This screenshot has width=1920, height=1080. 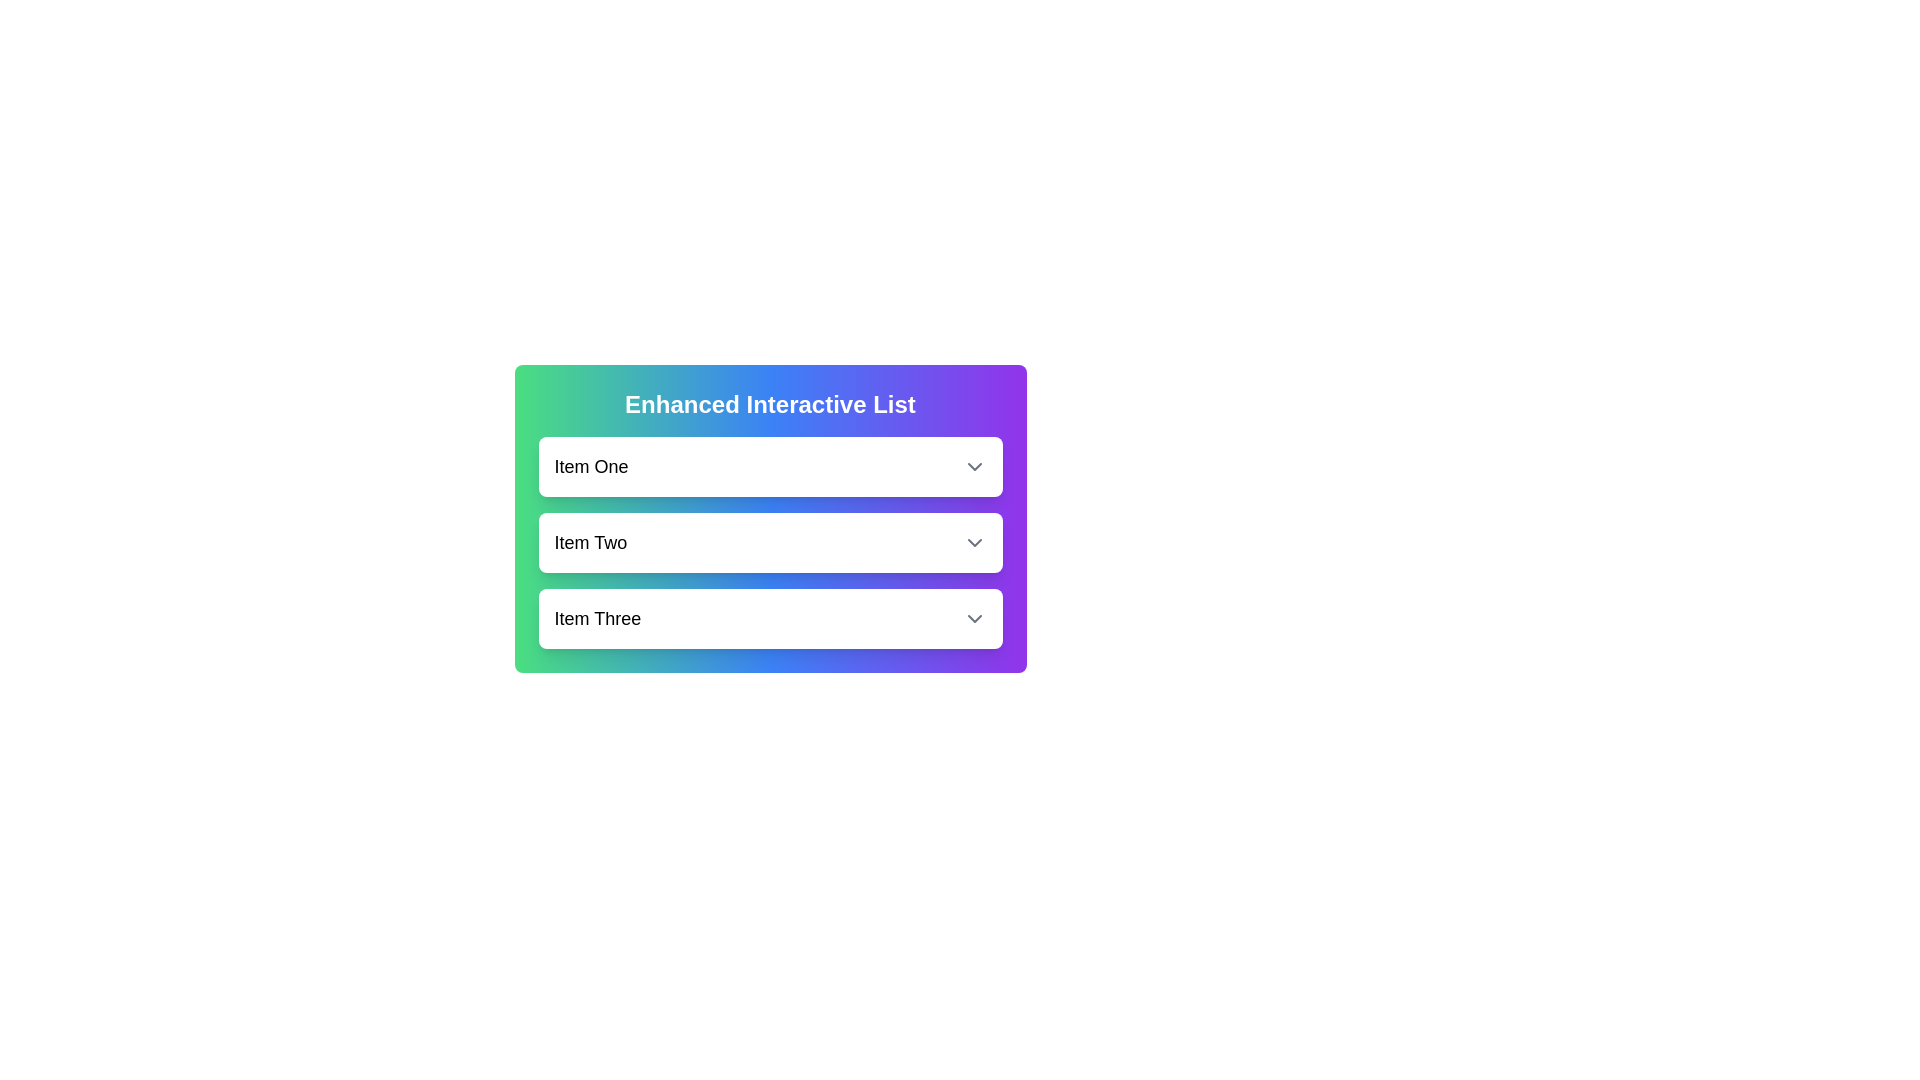 What do you see at coordinates (974, 617) in the screenshot?
I see `the downward-facing arrow icon within the dropdown button of the 'Item Three' row` at bounding box center [974, 617].